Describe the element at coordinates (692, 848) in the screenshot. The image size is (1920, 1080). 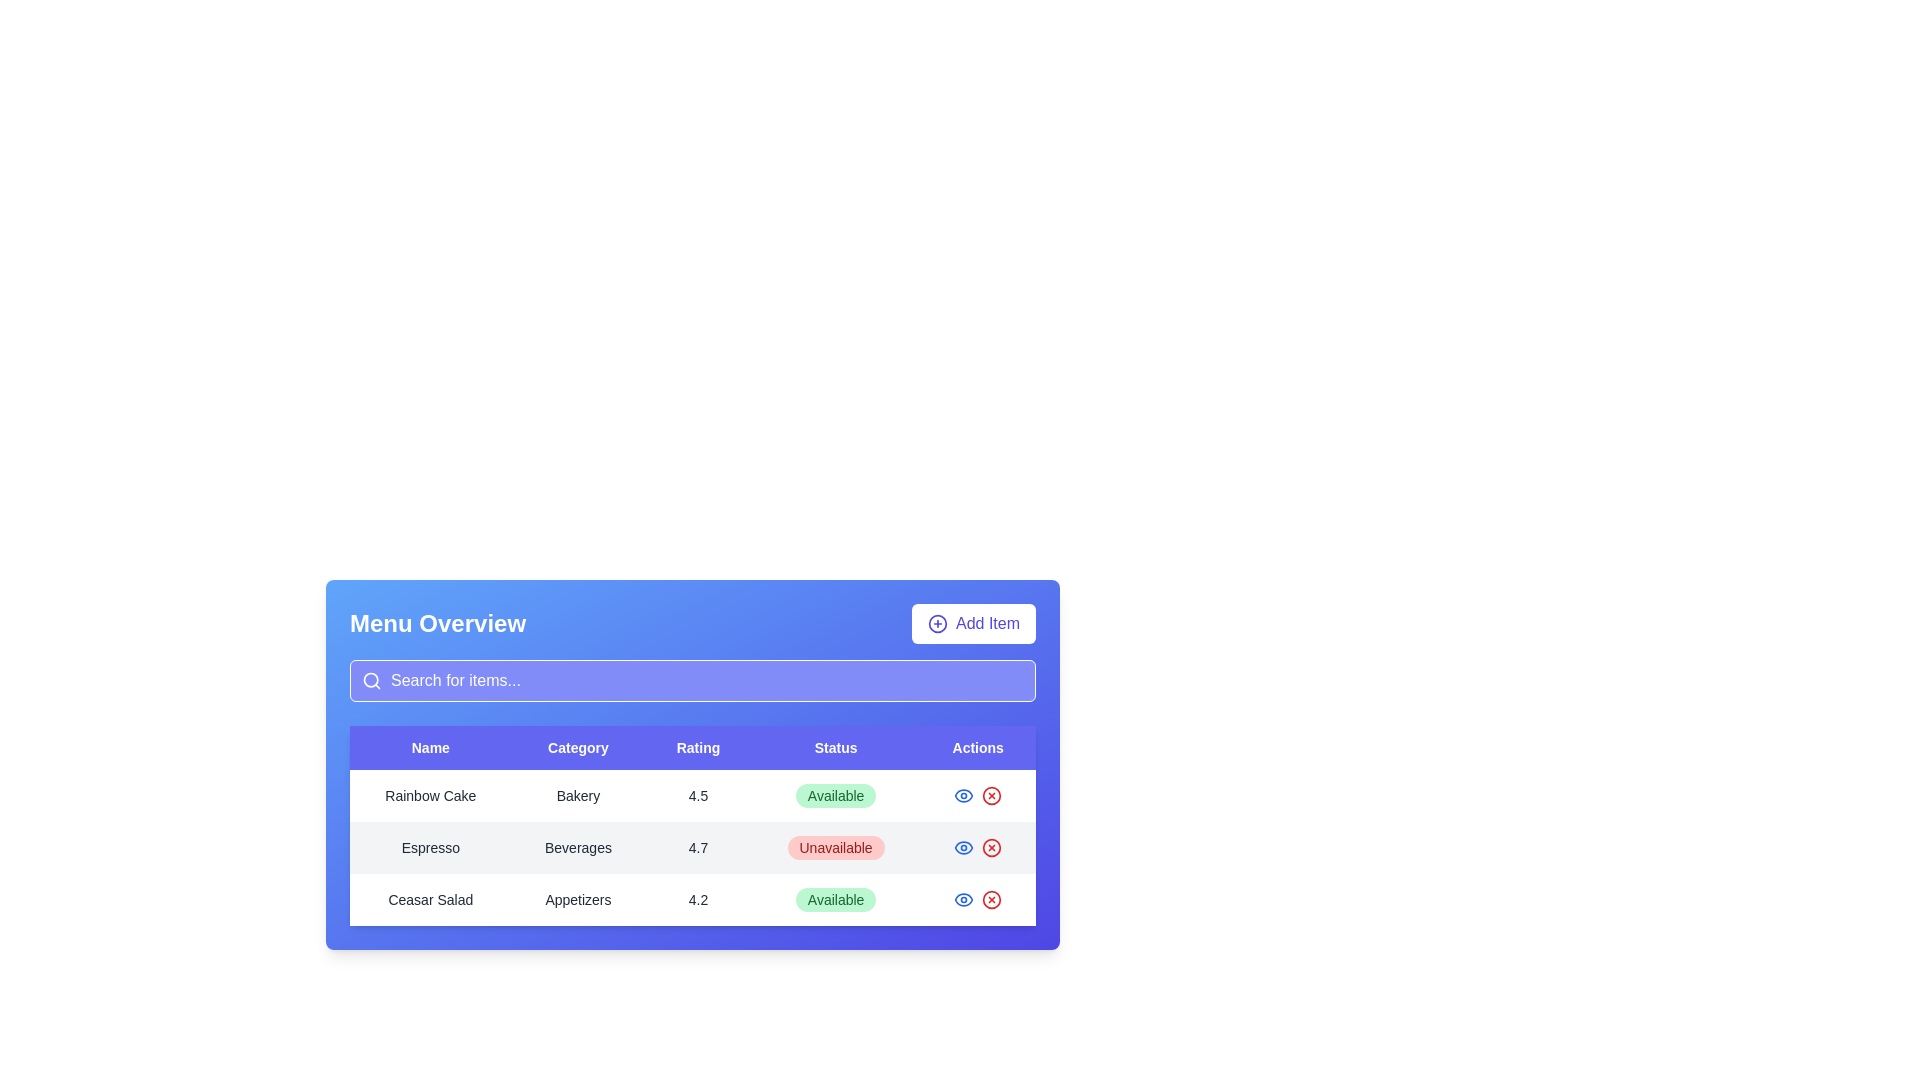
I see `the second row in the table that displays item information, including name, category, rating, and status` at that location.